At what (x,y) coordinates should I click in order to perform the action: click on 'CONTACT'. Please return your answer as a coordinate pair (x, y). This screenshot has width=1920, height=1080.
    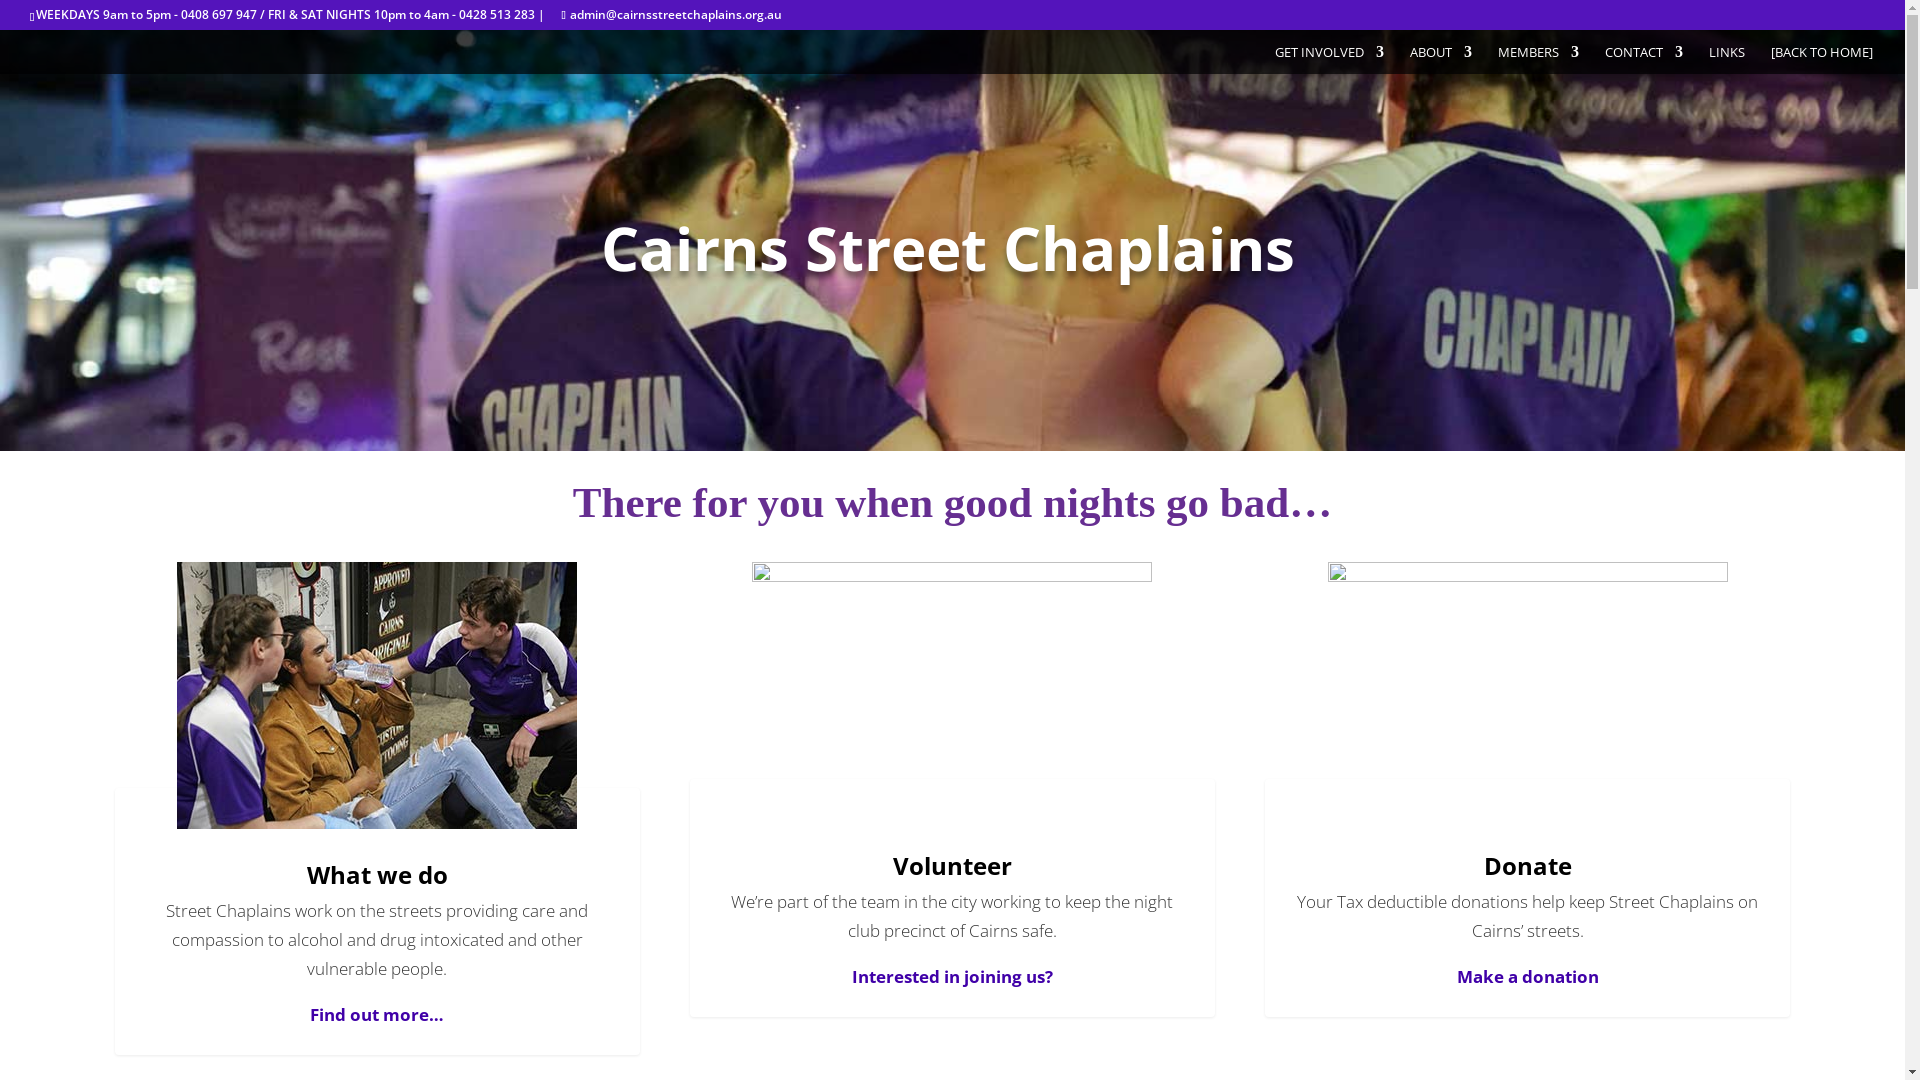
    Looking at the image, I should click on (1643, 58).